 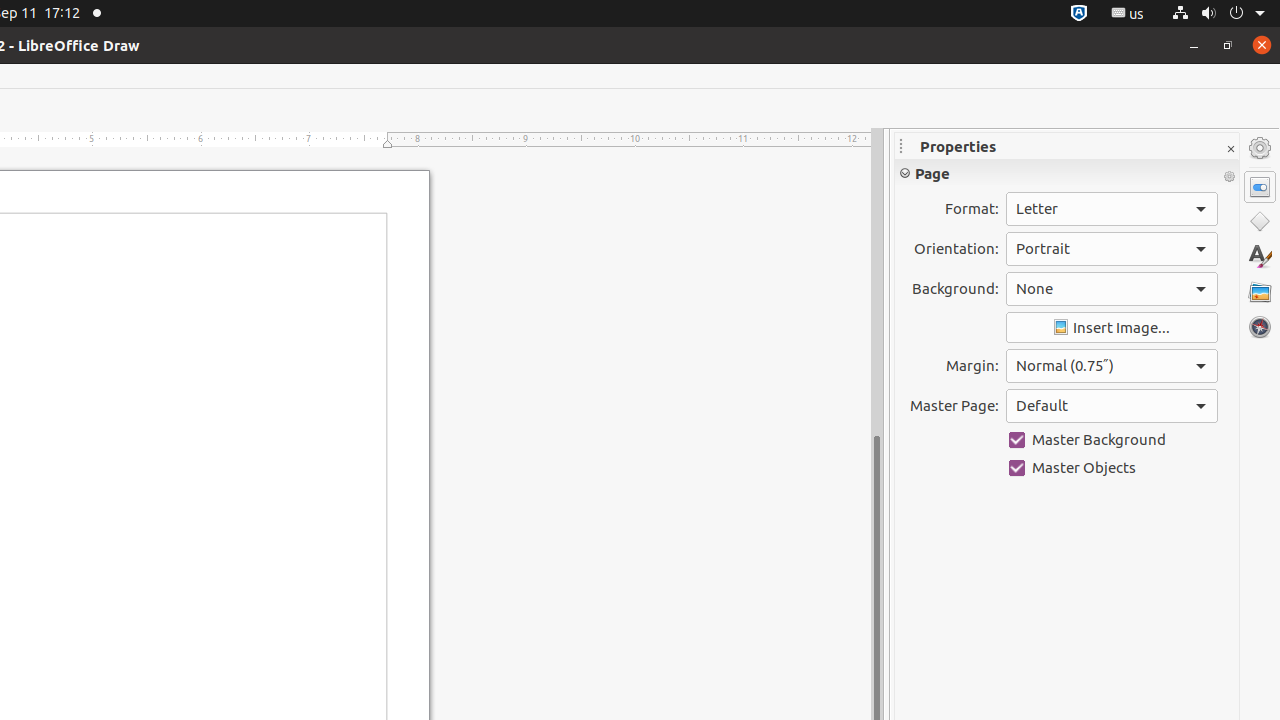 What do you see at coordinates (1110, 289) in the screenshot?
I see `'Background:'` at bounding box center [1110, 289].